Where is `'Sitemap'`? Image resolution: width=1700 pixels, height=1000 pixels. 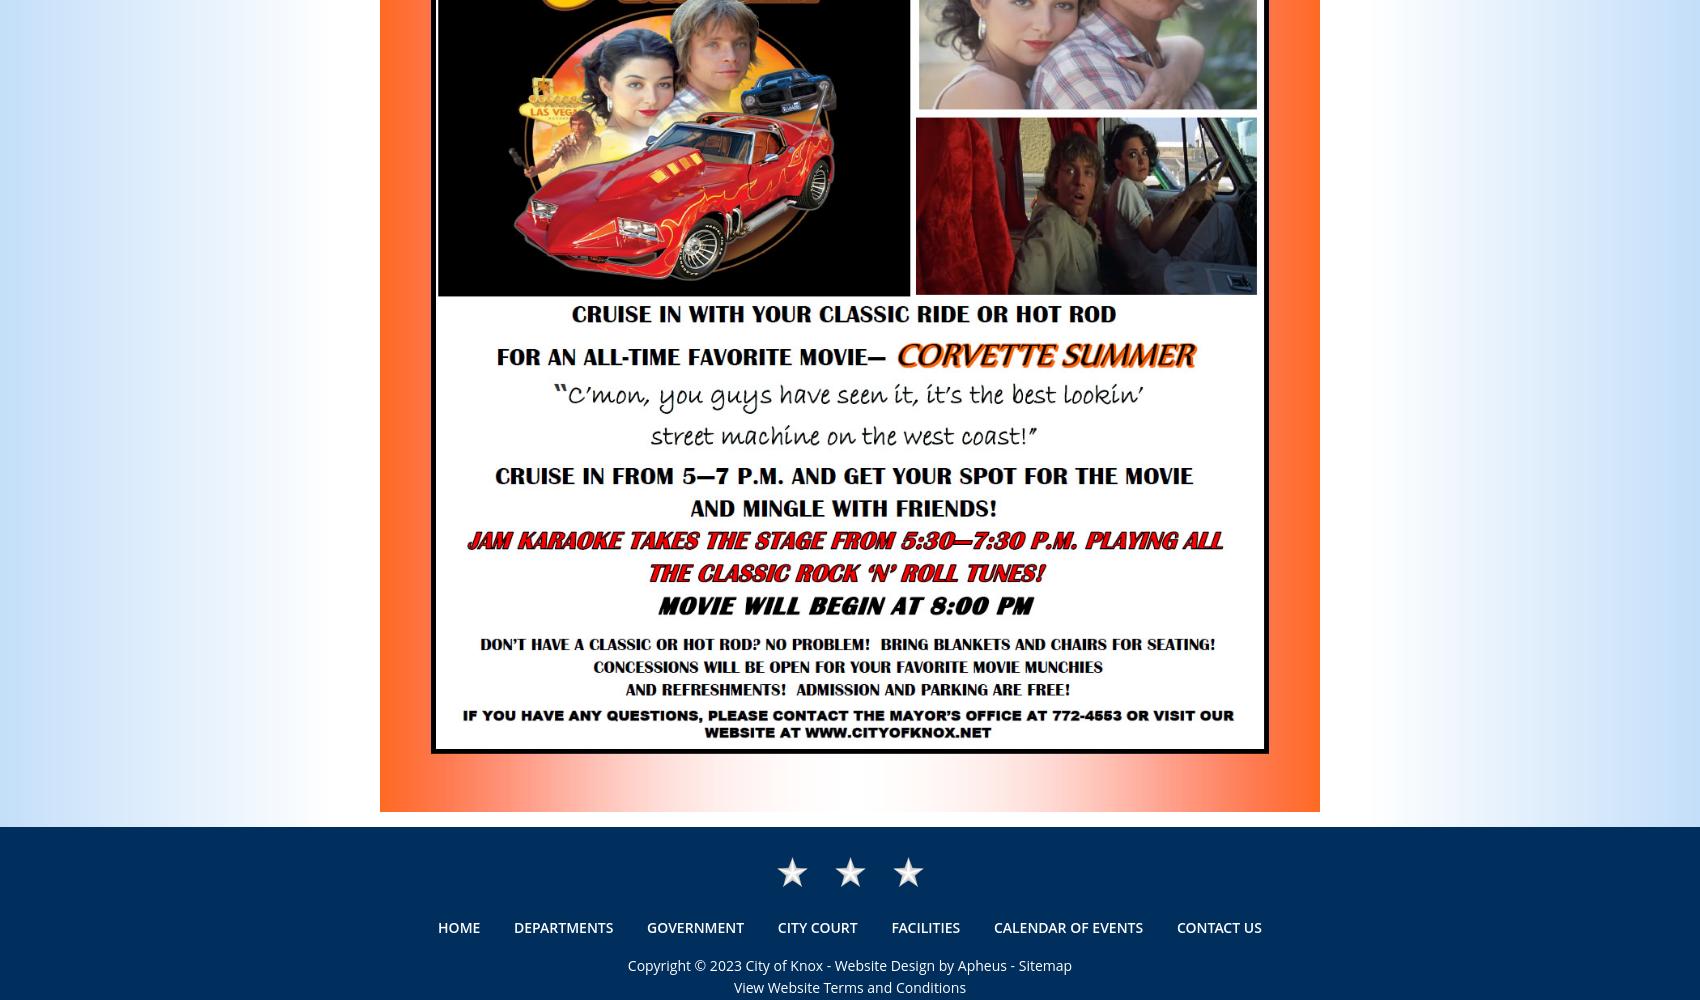
'Sitemap' is located at coordinates (1016, 964).